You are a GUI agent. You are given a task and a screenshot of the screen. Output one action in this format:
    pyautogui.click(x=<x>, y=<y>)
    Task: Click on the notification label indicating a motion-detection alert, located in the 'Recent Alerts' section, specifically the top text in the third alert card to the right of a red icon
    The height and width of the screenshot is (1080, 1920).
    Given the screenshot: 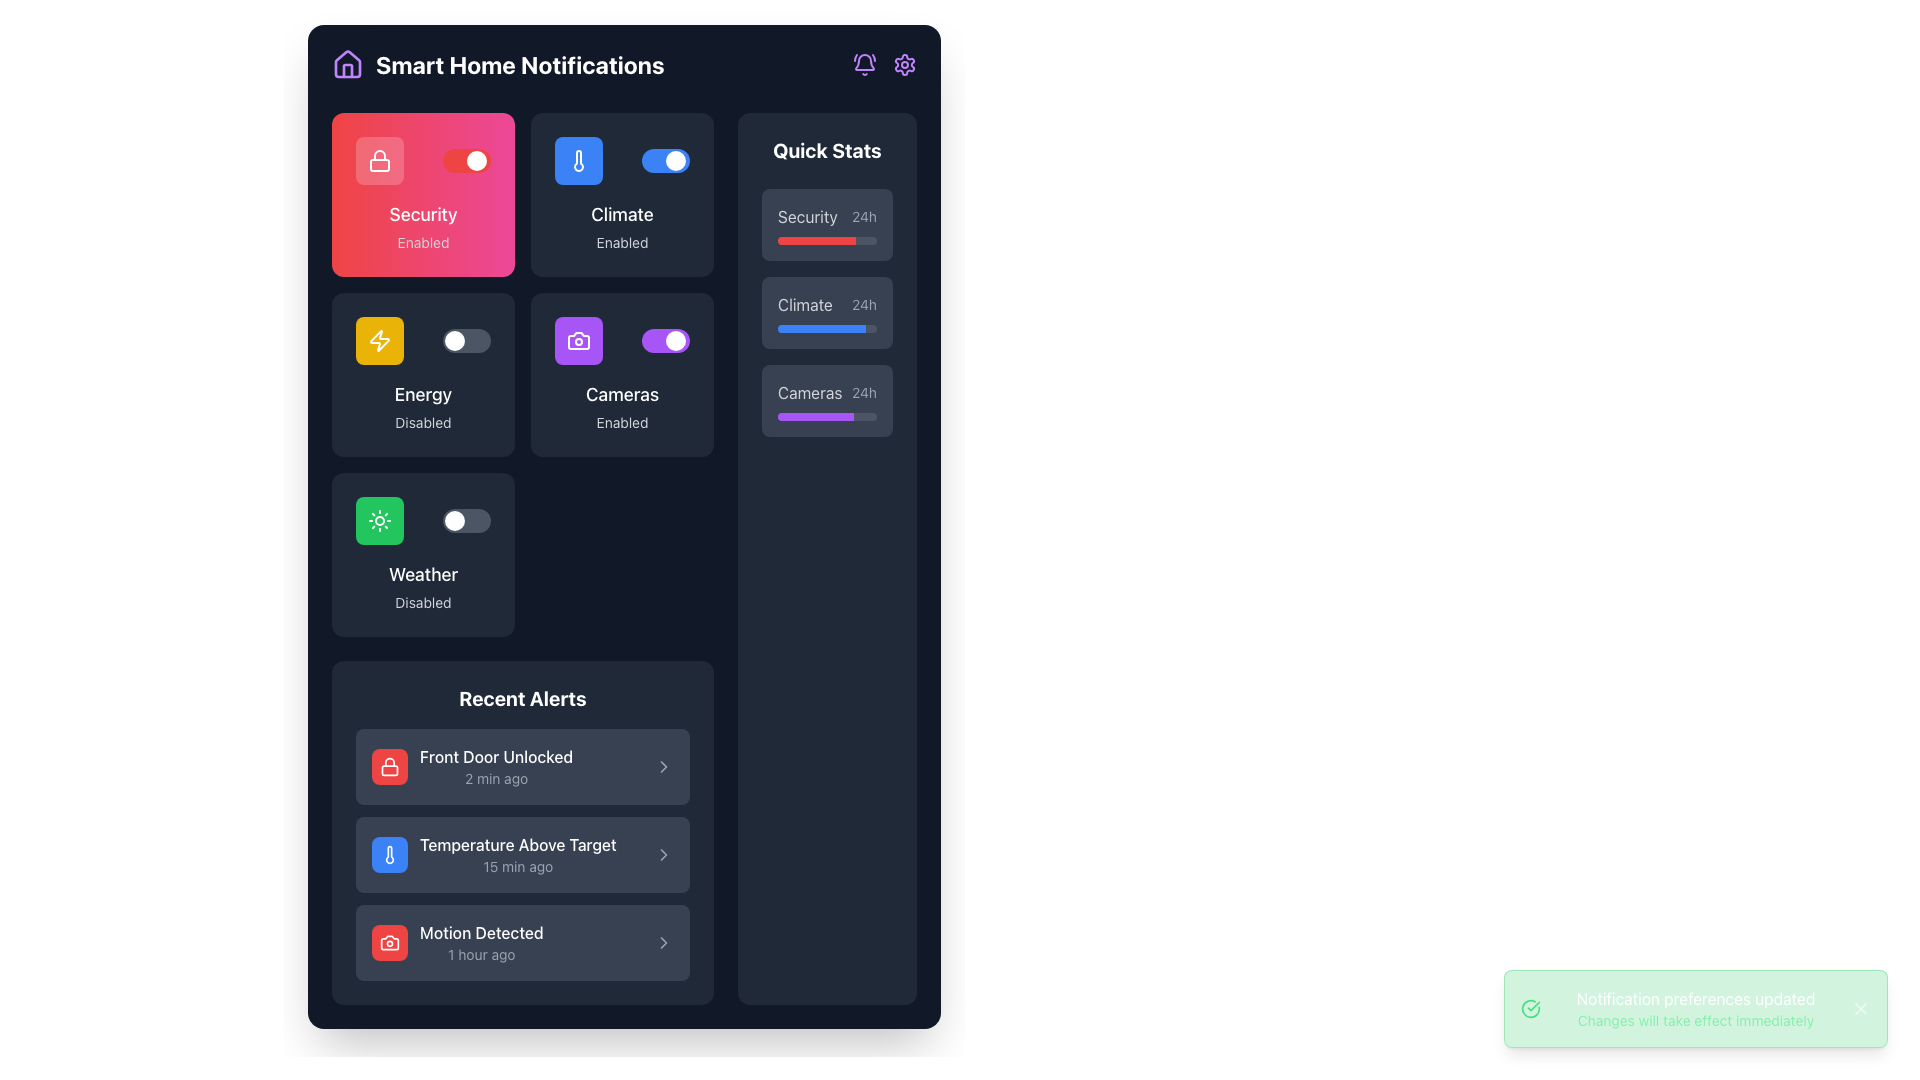 What is the action you would take?
    pyautogui.click(x=481, y=933)
    